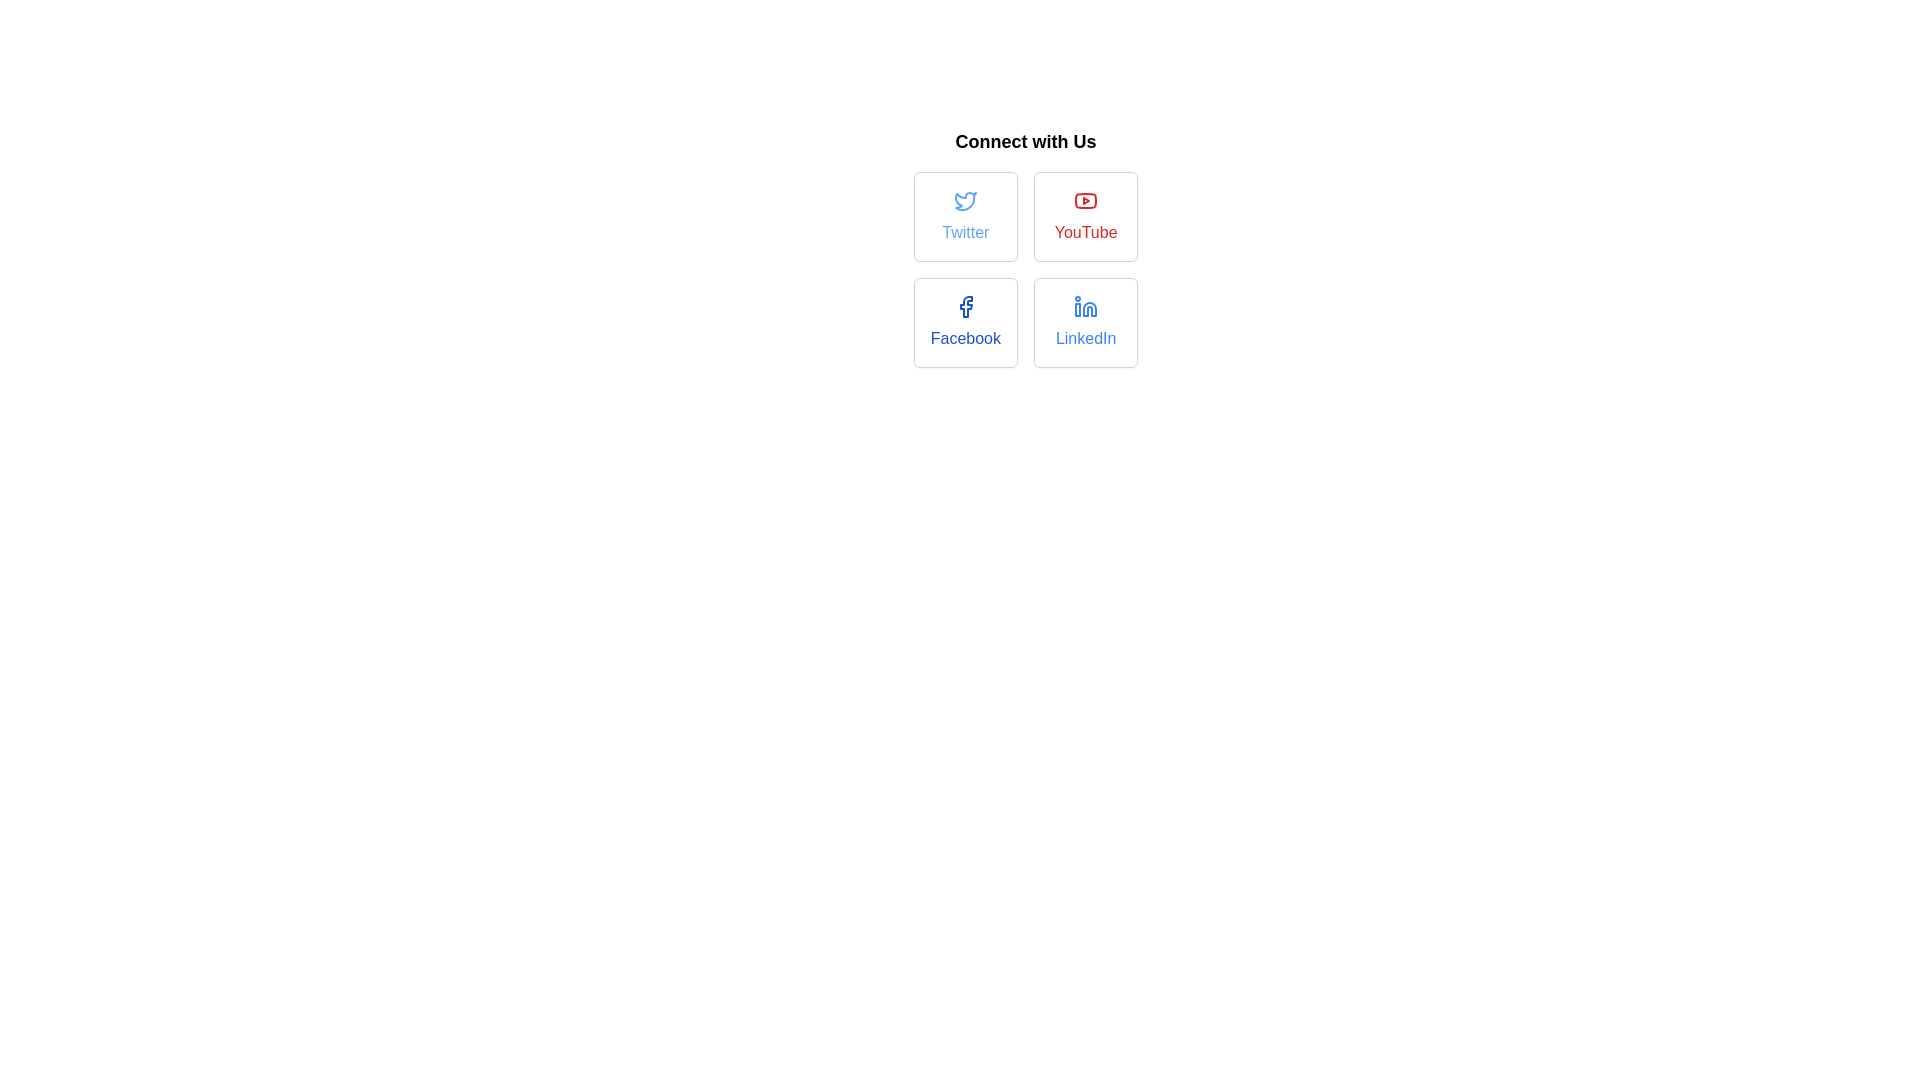 The image size is (1920, 1080). Describe the element at coordinates (1085, 338) in the screenshot. I see `text from the LinkedIn label located in the bottom-right box of the social media links grid, positioned below the blue LinkedIn logo icon` at that location.